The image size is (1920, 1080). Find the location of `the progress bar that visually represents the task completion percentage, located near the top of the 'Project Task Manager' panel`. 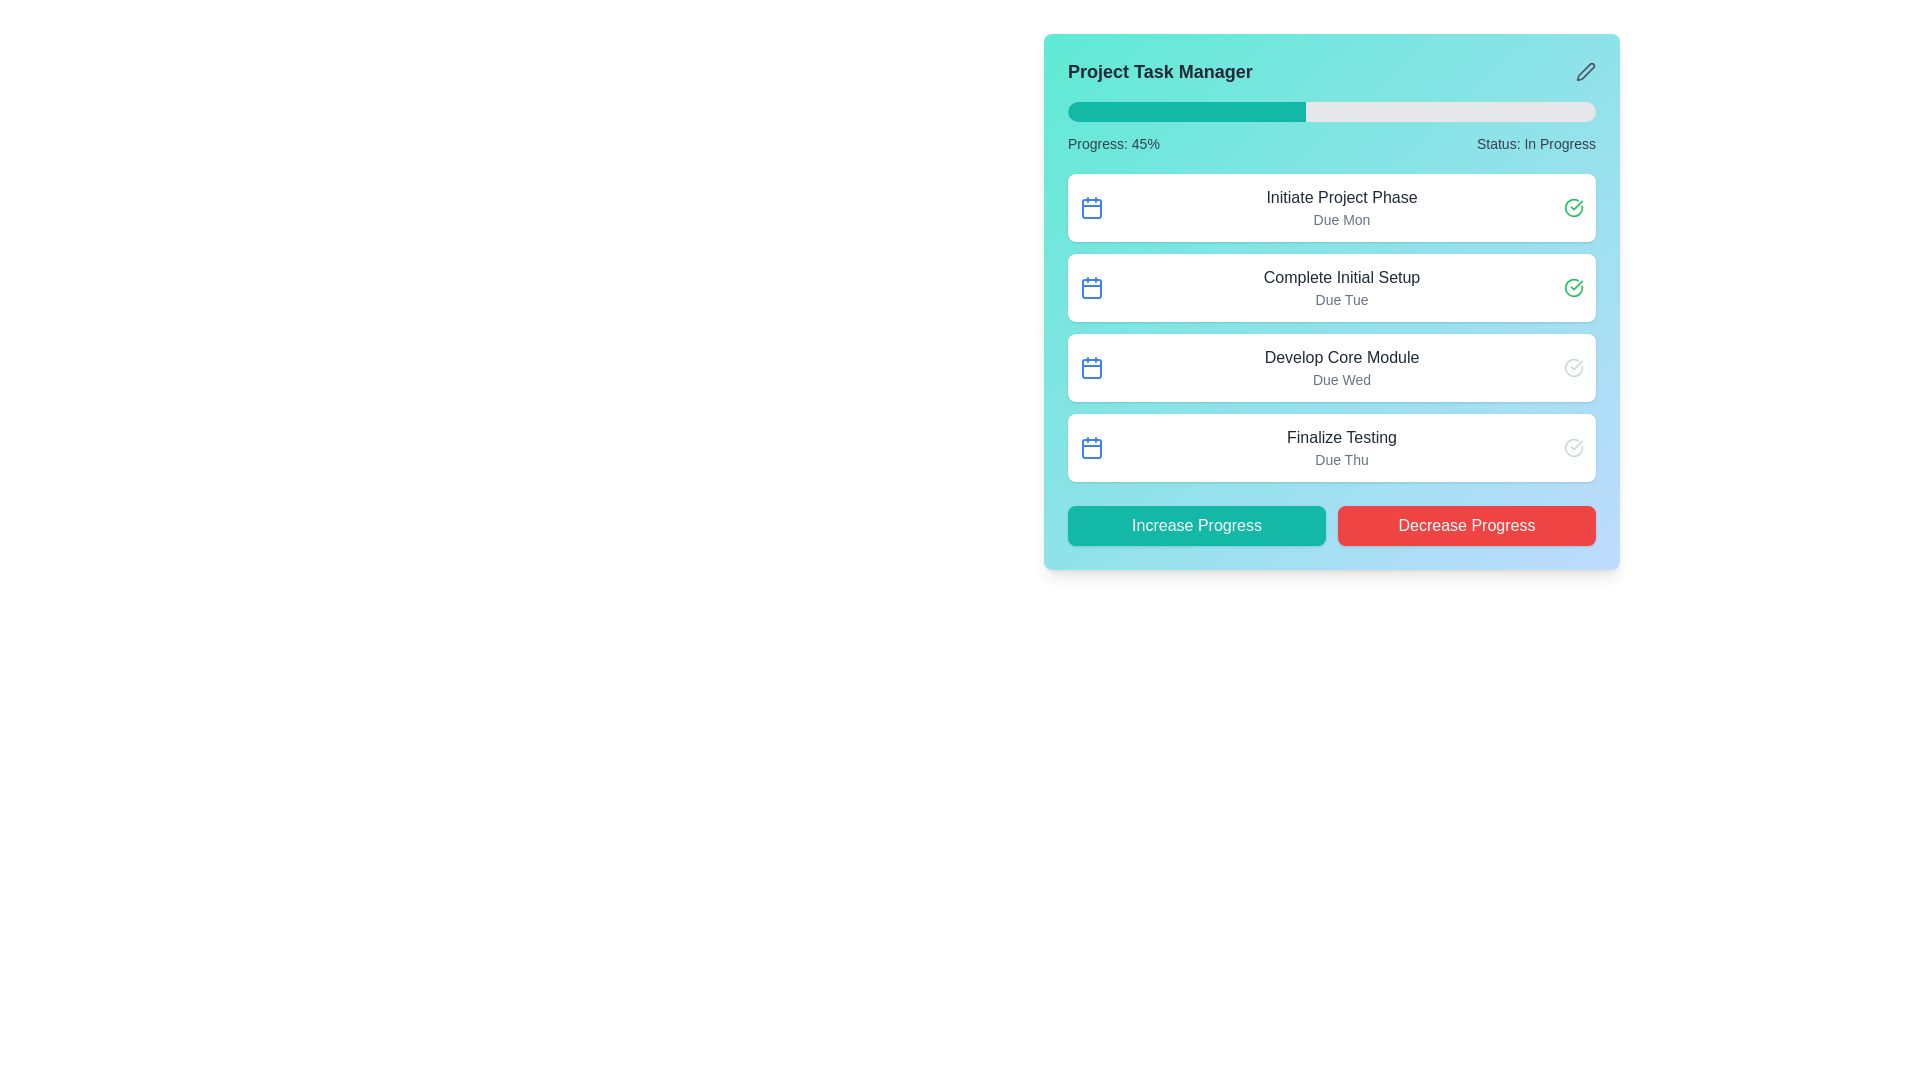

the progress bar that visually represents the task completion percentage, located near the top of the 'Project Task Manager' panel is located at coordinates (1331, 111).